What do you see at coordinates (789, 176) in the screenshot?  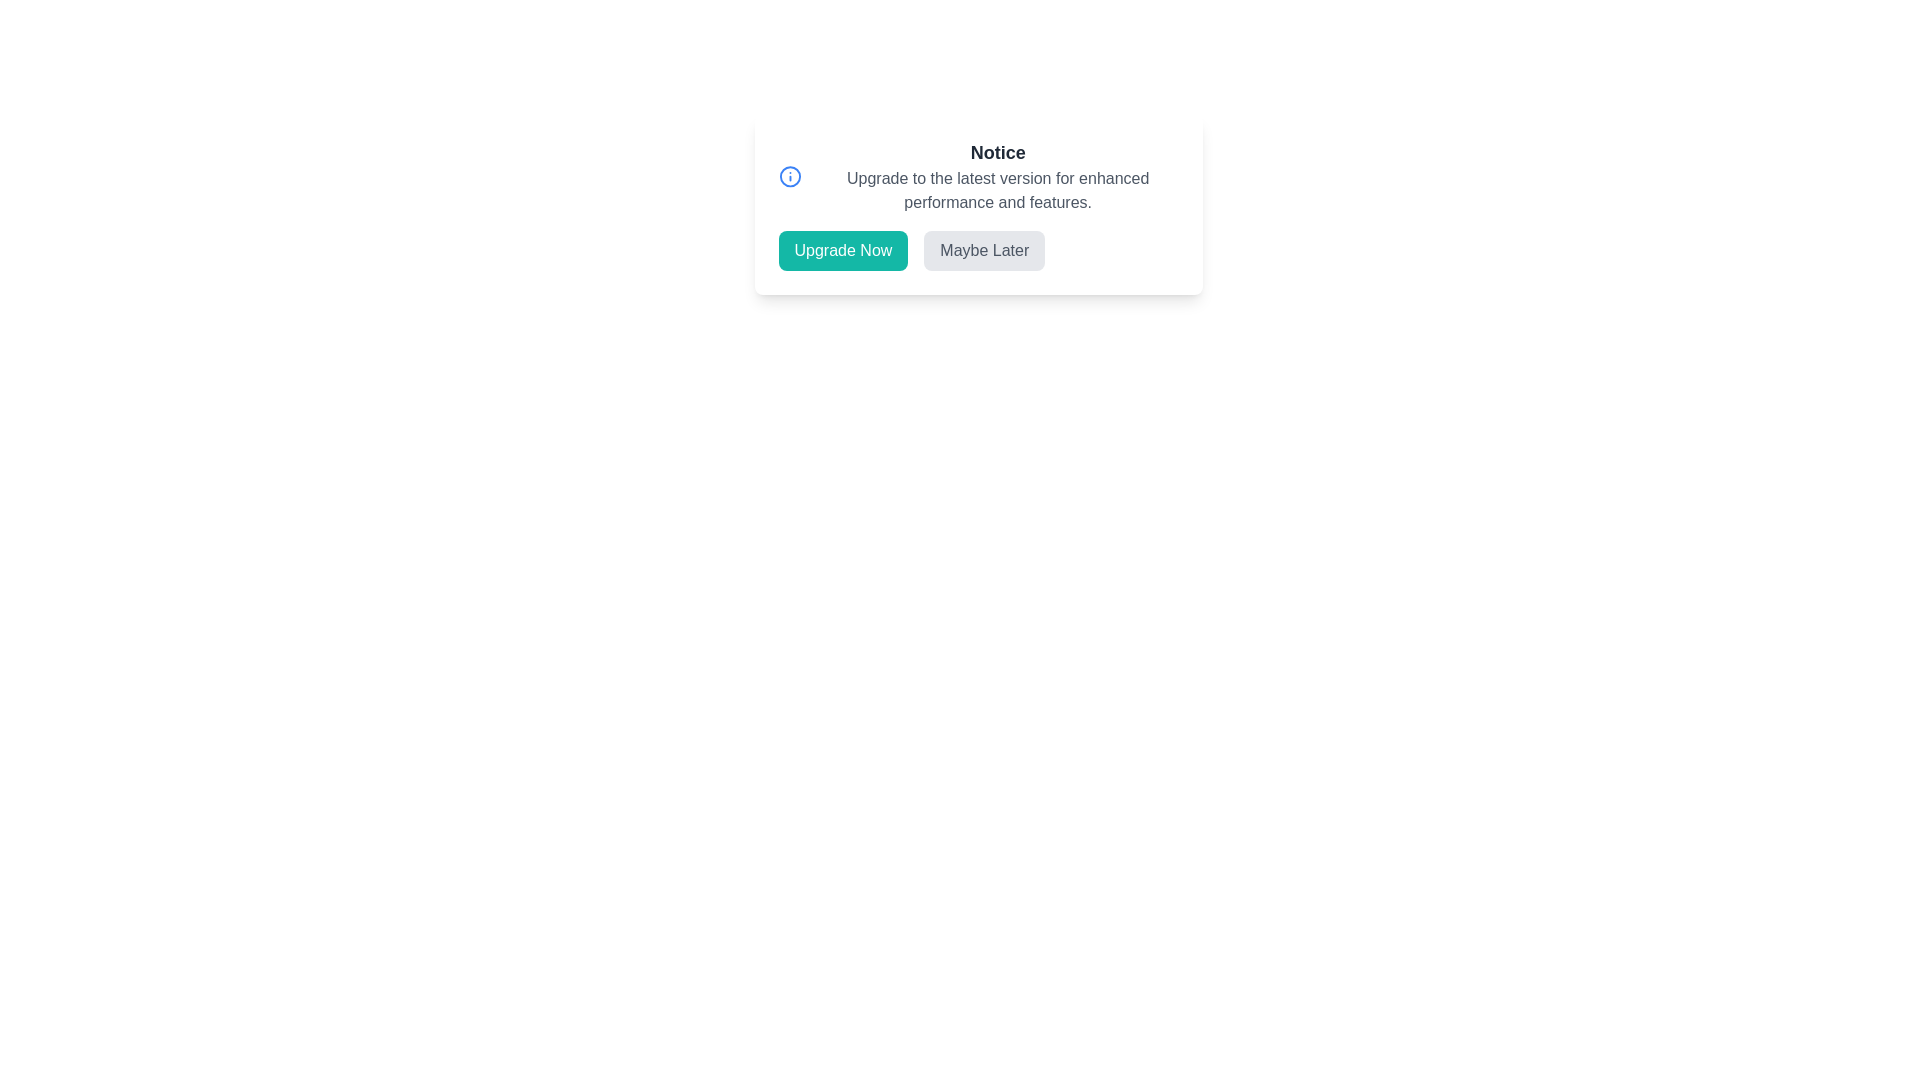 I see `the circular blue icon with an 'info' symbol at its center, located at the top-left of the notification box, next to the text 'Notice Upgrade to the latest version for enhanced performance and features.'` at bounding box center [789, 176].